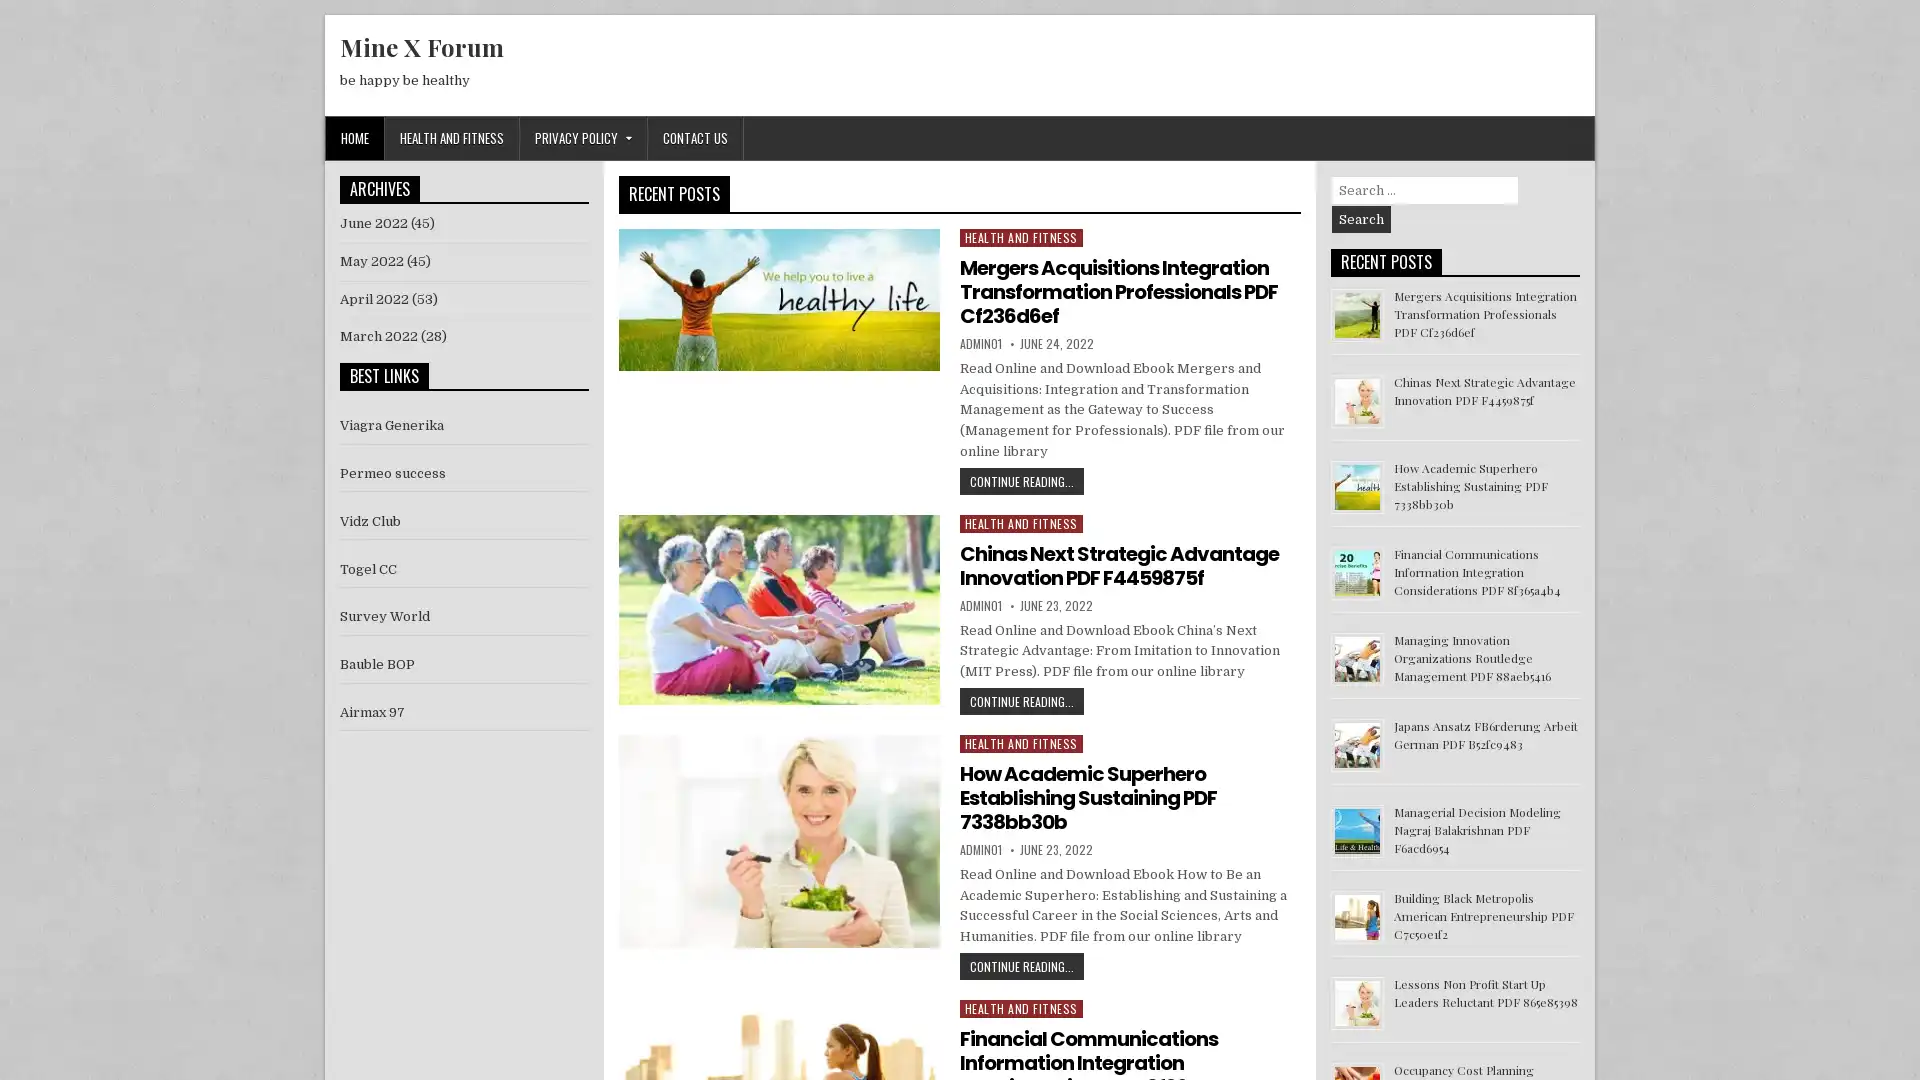 The image size is (1920, 1080). I want to click on Search, so click(1360, 219).